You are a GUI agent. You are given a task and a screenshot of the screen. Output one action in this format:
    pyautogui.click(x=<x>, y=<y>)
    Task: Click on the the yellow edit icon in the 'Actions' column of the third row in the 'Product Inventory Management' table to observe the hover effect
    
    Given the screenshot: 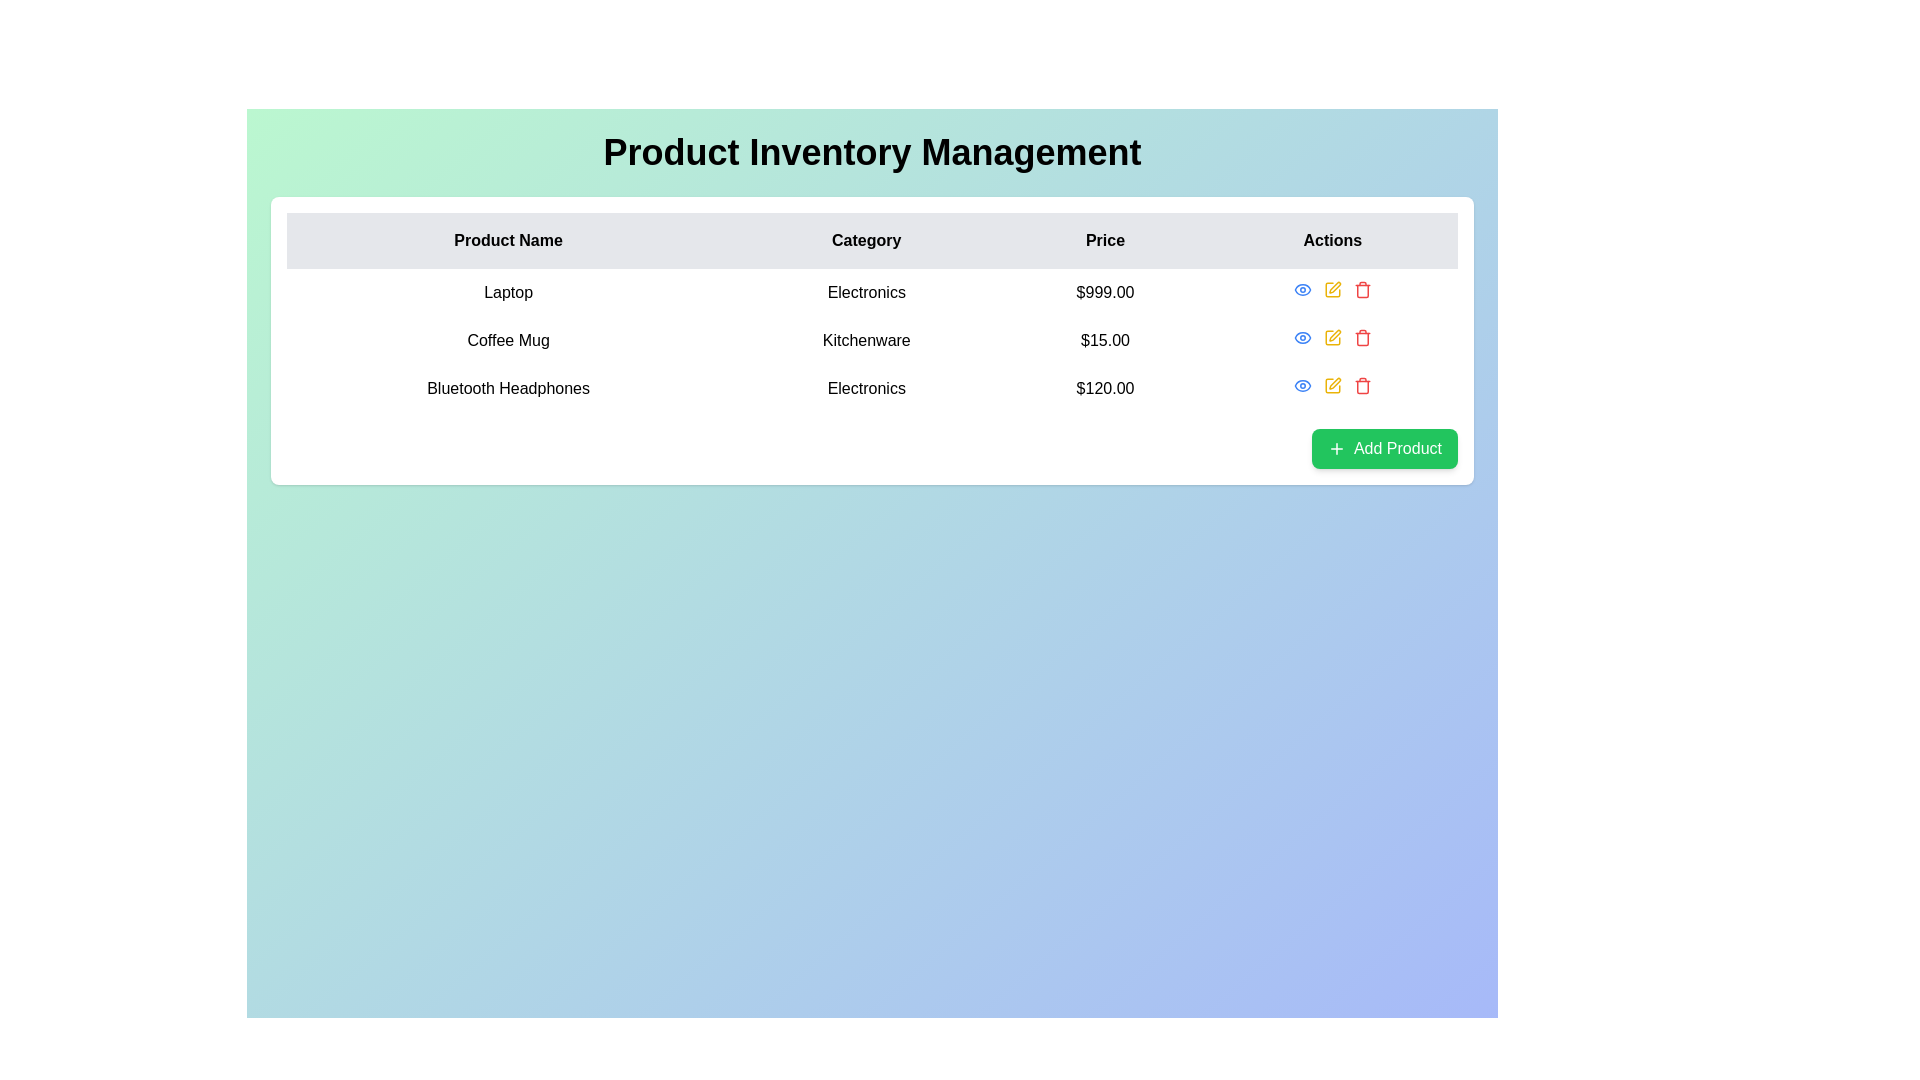 What is the action you would take?
    pyautogui.click(x=1332, y=385)
    